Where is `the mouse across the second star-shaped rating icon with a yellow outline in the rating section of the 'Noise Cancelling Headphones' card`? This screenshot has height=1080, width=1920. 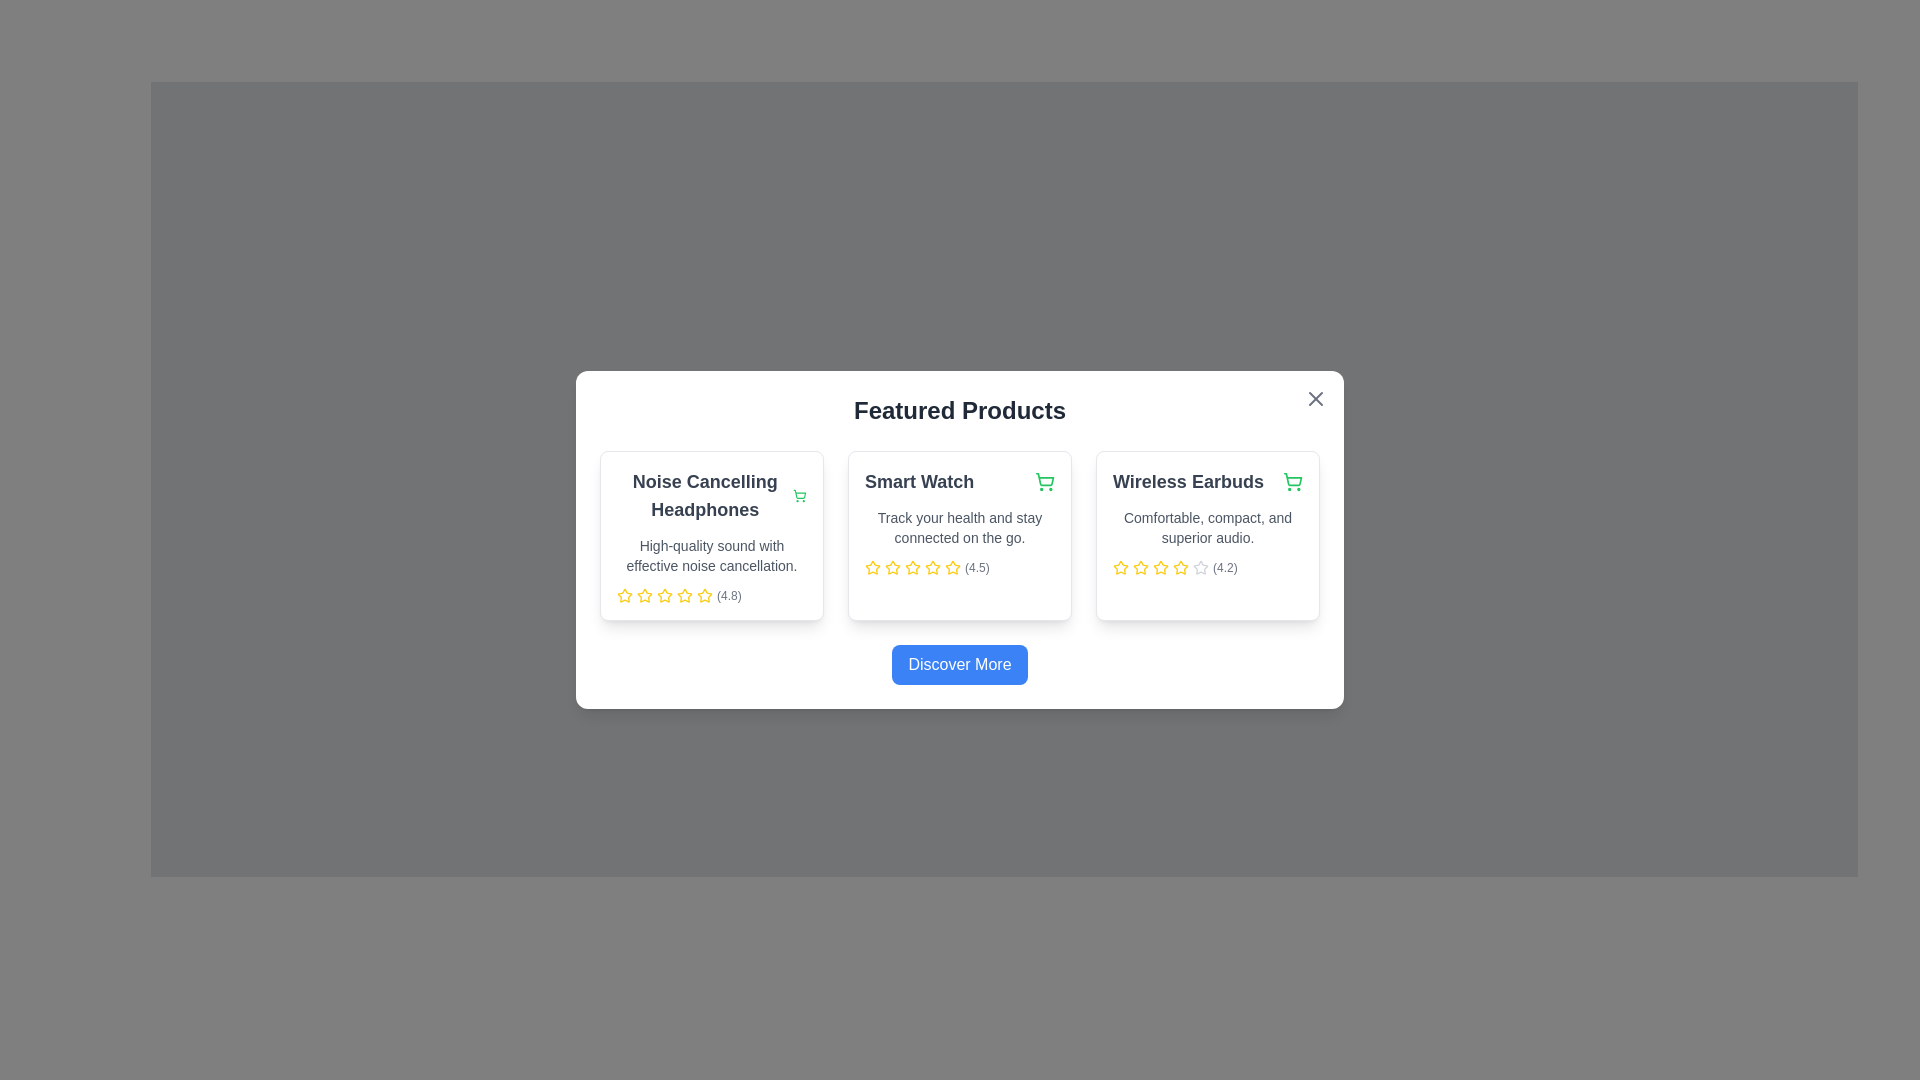
the mouse across the second star-shaped rating icon with a yellow outline in the rating section of the 'Noise Cancelling Headphones' card is located at coordinates (665, 594).